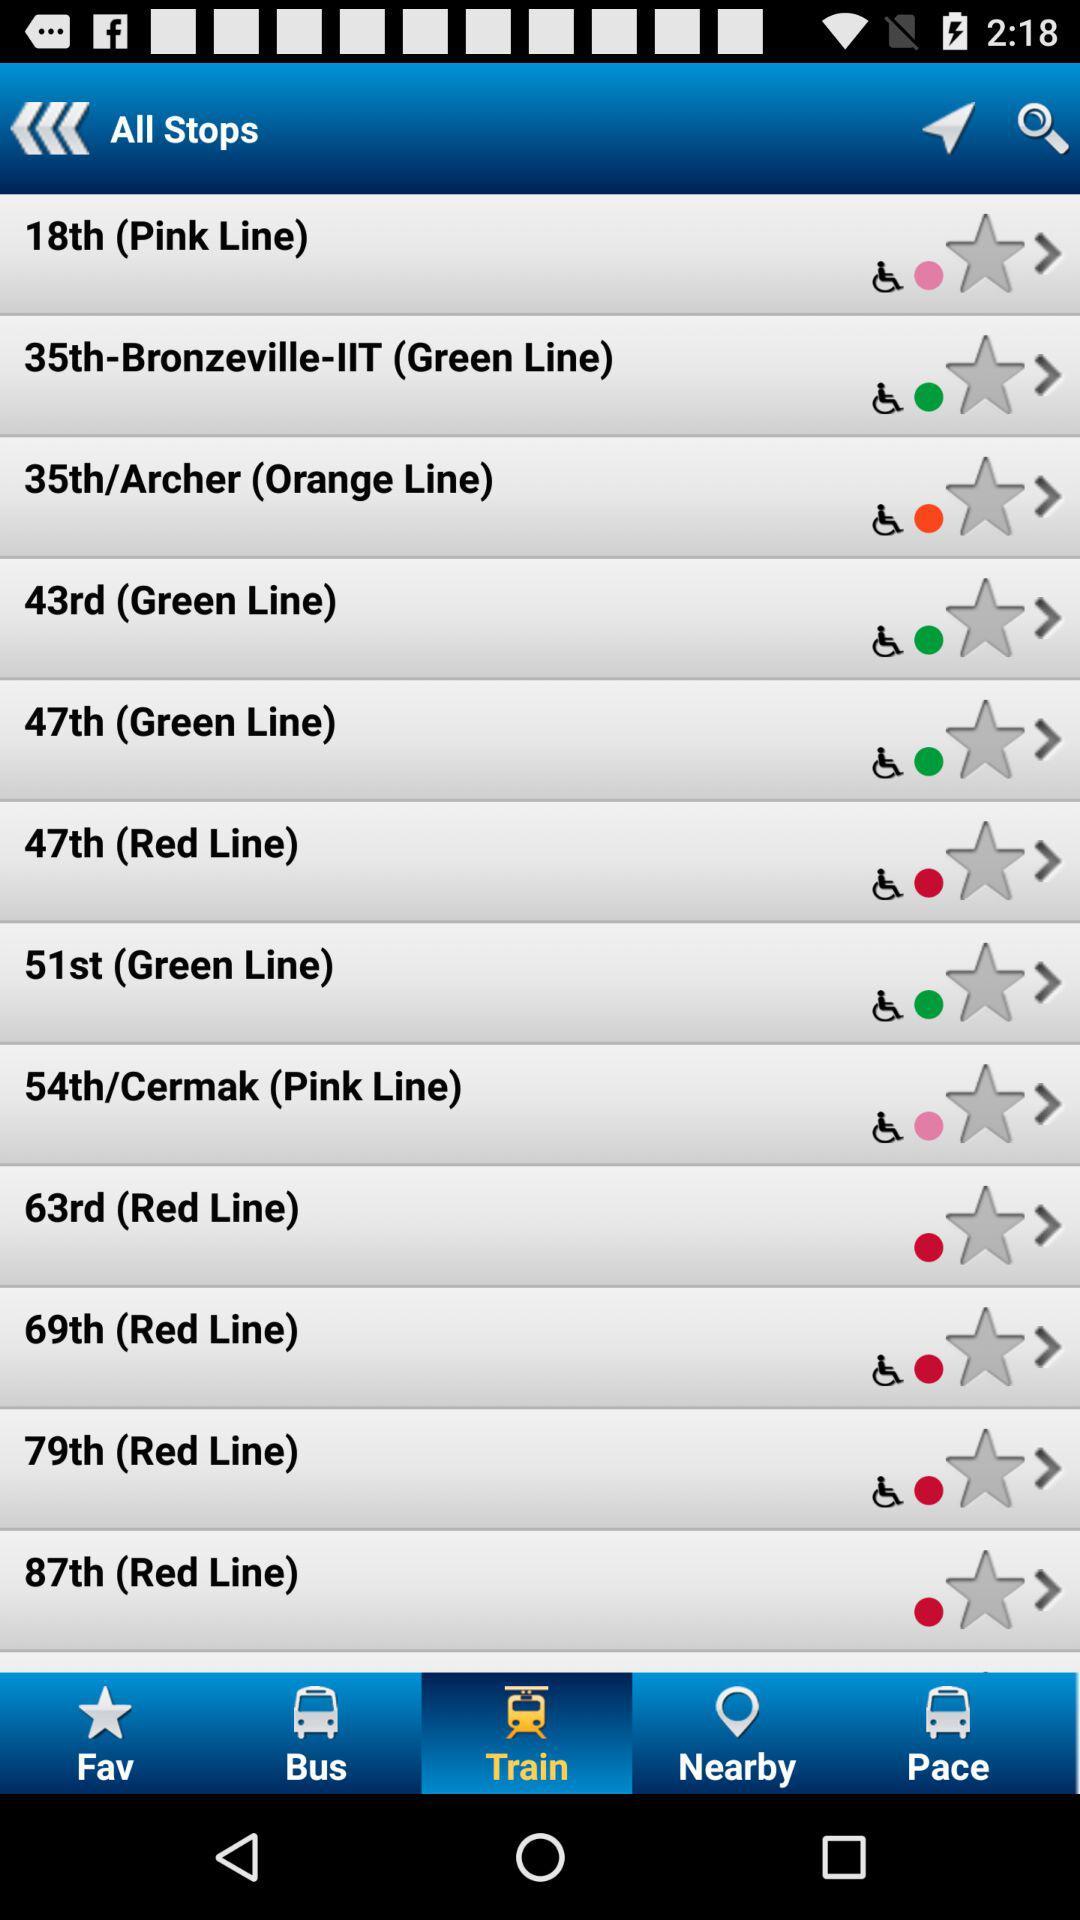 This screenshot has height=1920, width=1080. I want to click on the search icon, so click(1042, 136).